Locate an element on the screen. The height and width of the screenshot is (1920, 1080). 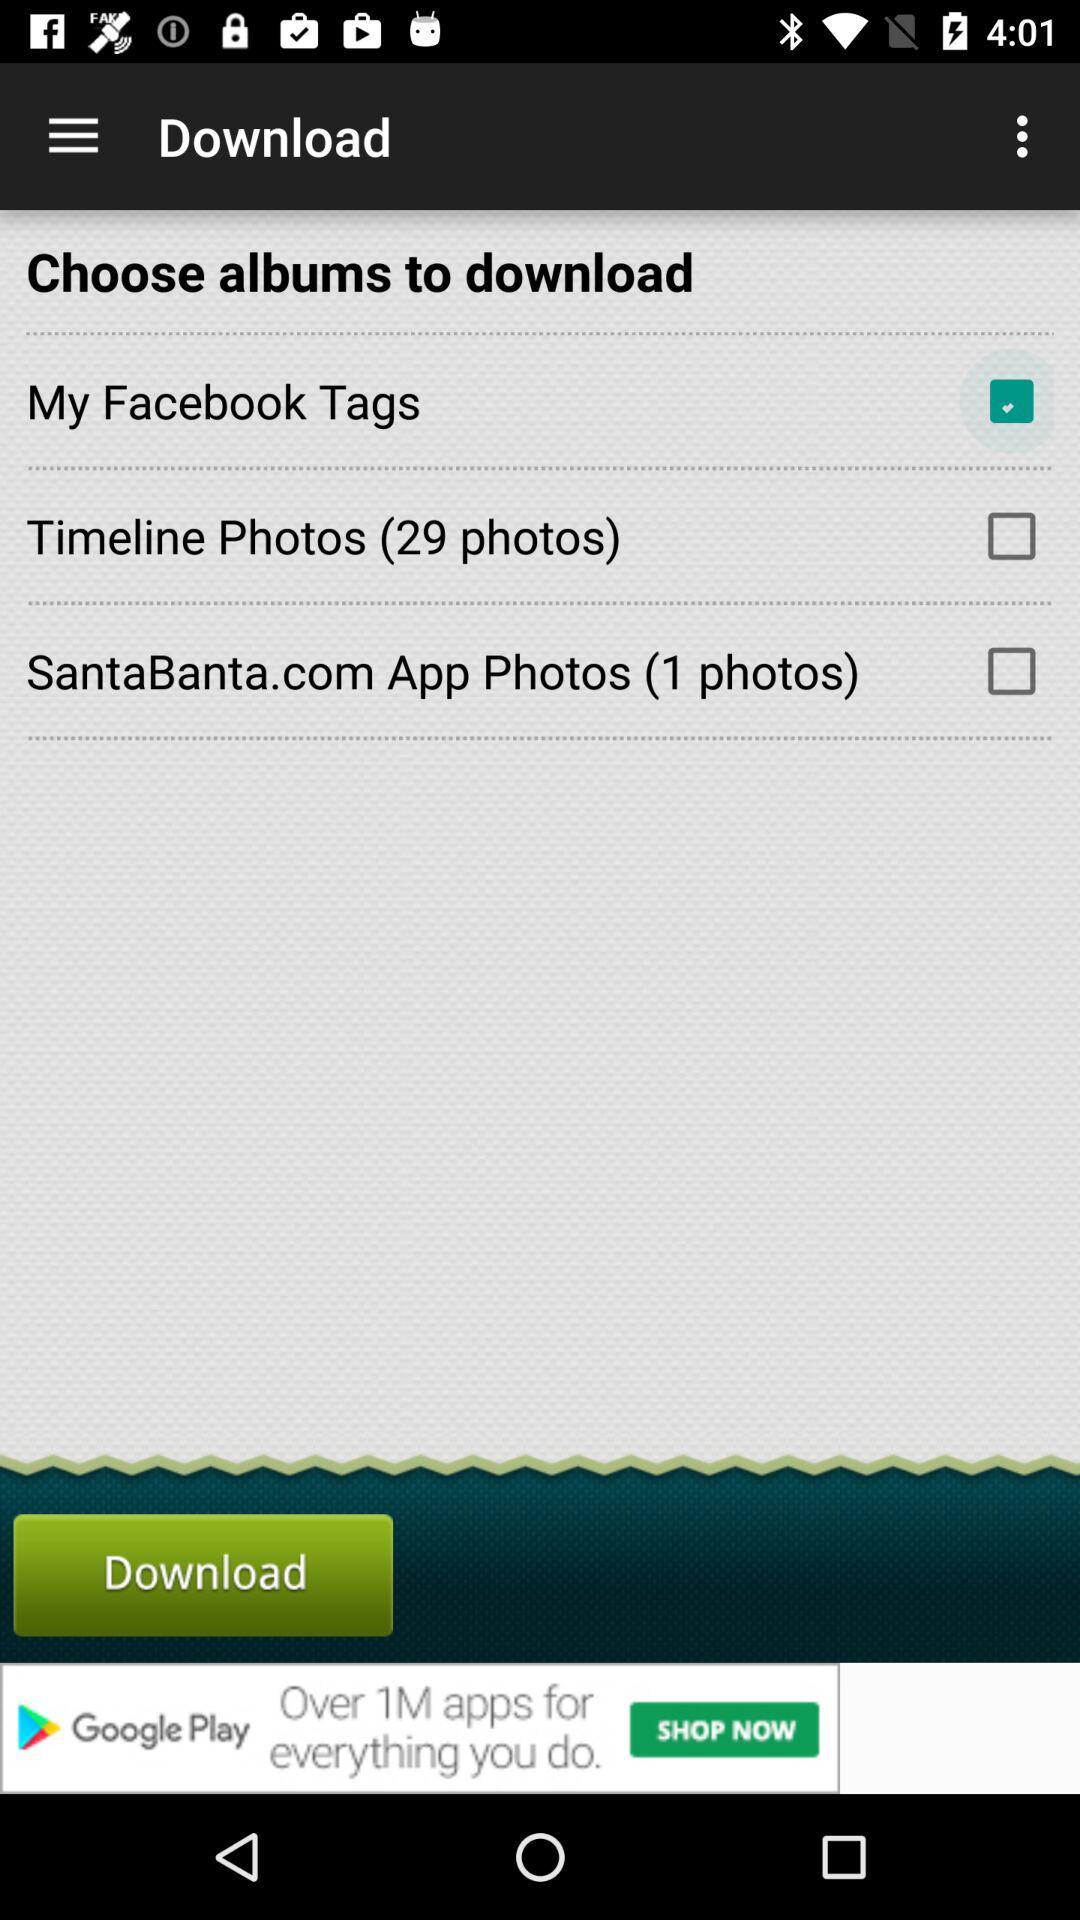
download the albums is located at coordinates (203, 1574).